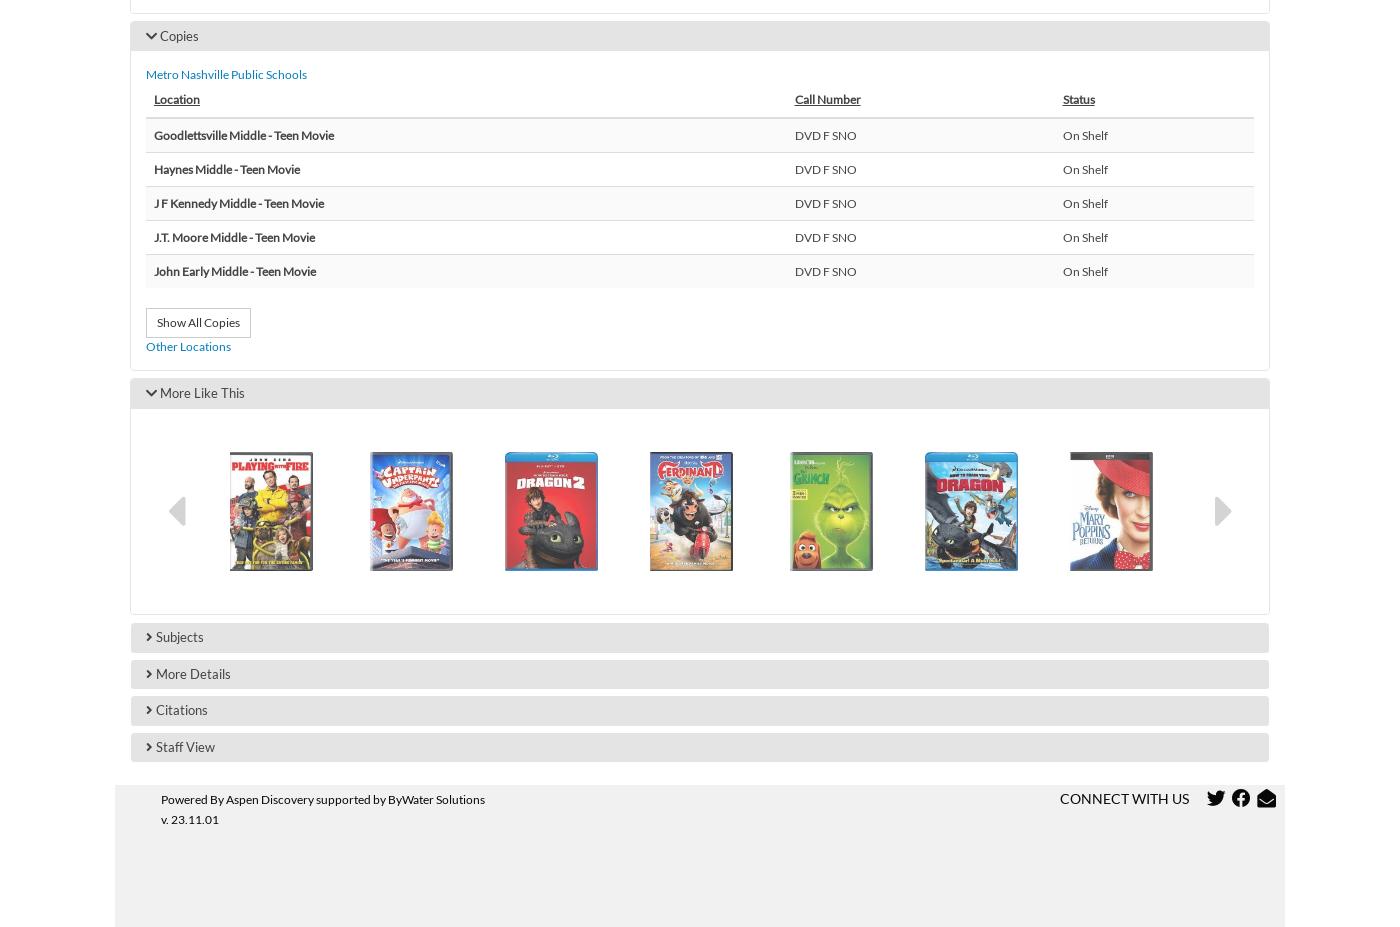  What do you see at coordinates (204, 197) in the screenshot?
I see `'Glencliff High'` at bounding box center [204, 197].